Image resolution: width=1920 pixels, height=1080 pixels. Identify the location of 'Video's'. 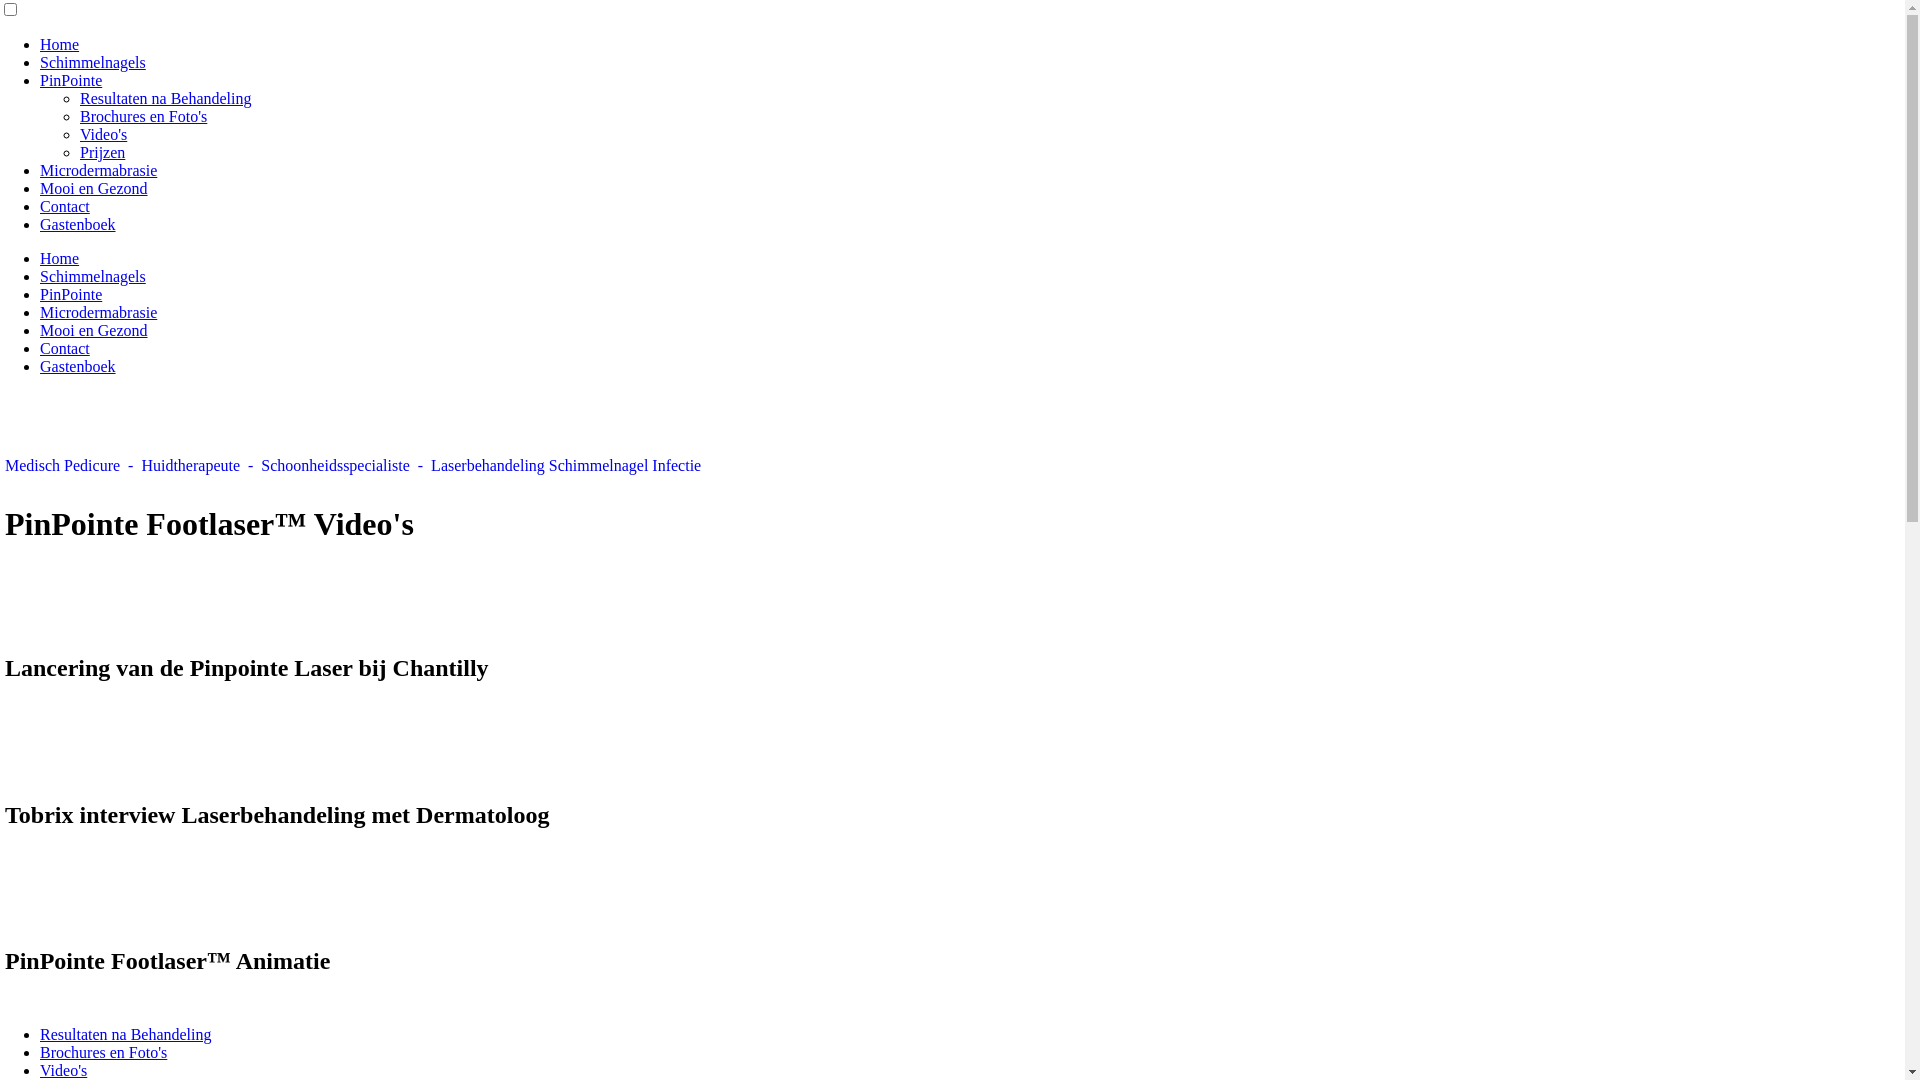
(63, 1069).